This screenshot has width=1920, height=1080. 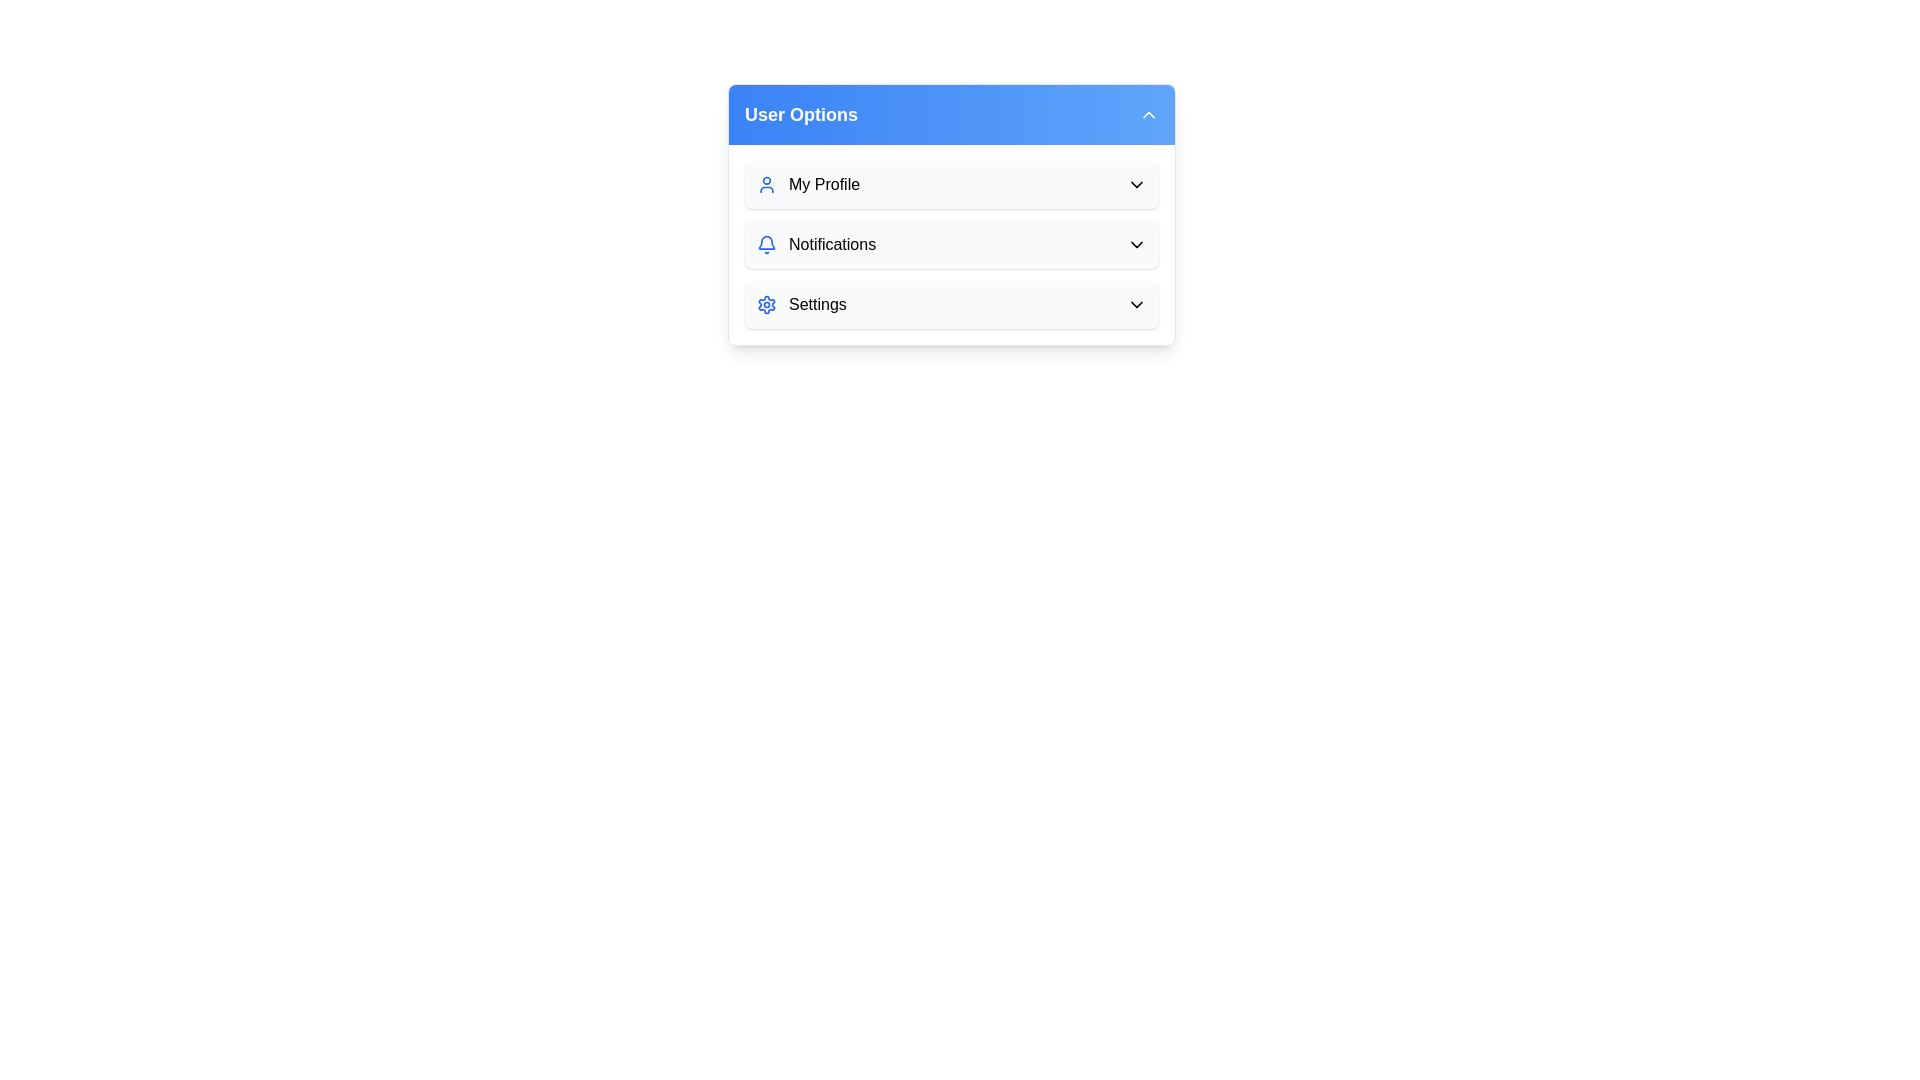 I want to click on the 'My Profile' option in the dropdown menu, so click(x=808, y=185).